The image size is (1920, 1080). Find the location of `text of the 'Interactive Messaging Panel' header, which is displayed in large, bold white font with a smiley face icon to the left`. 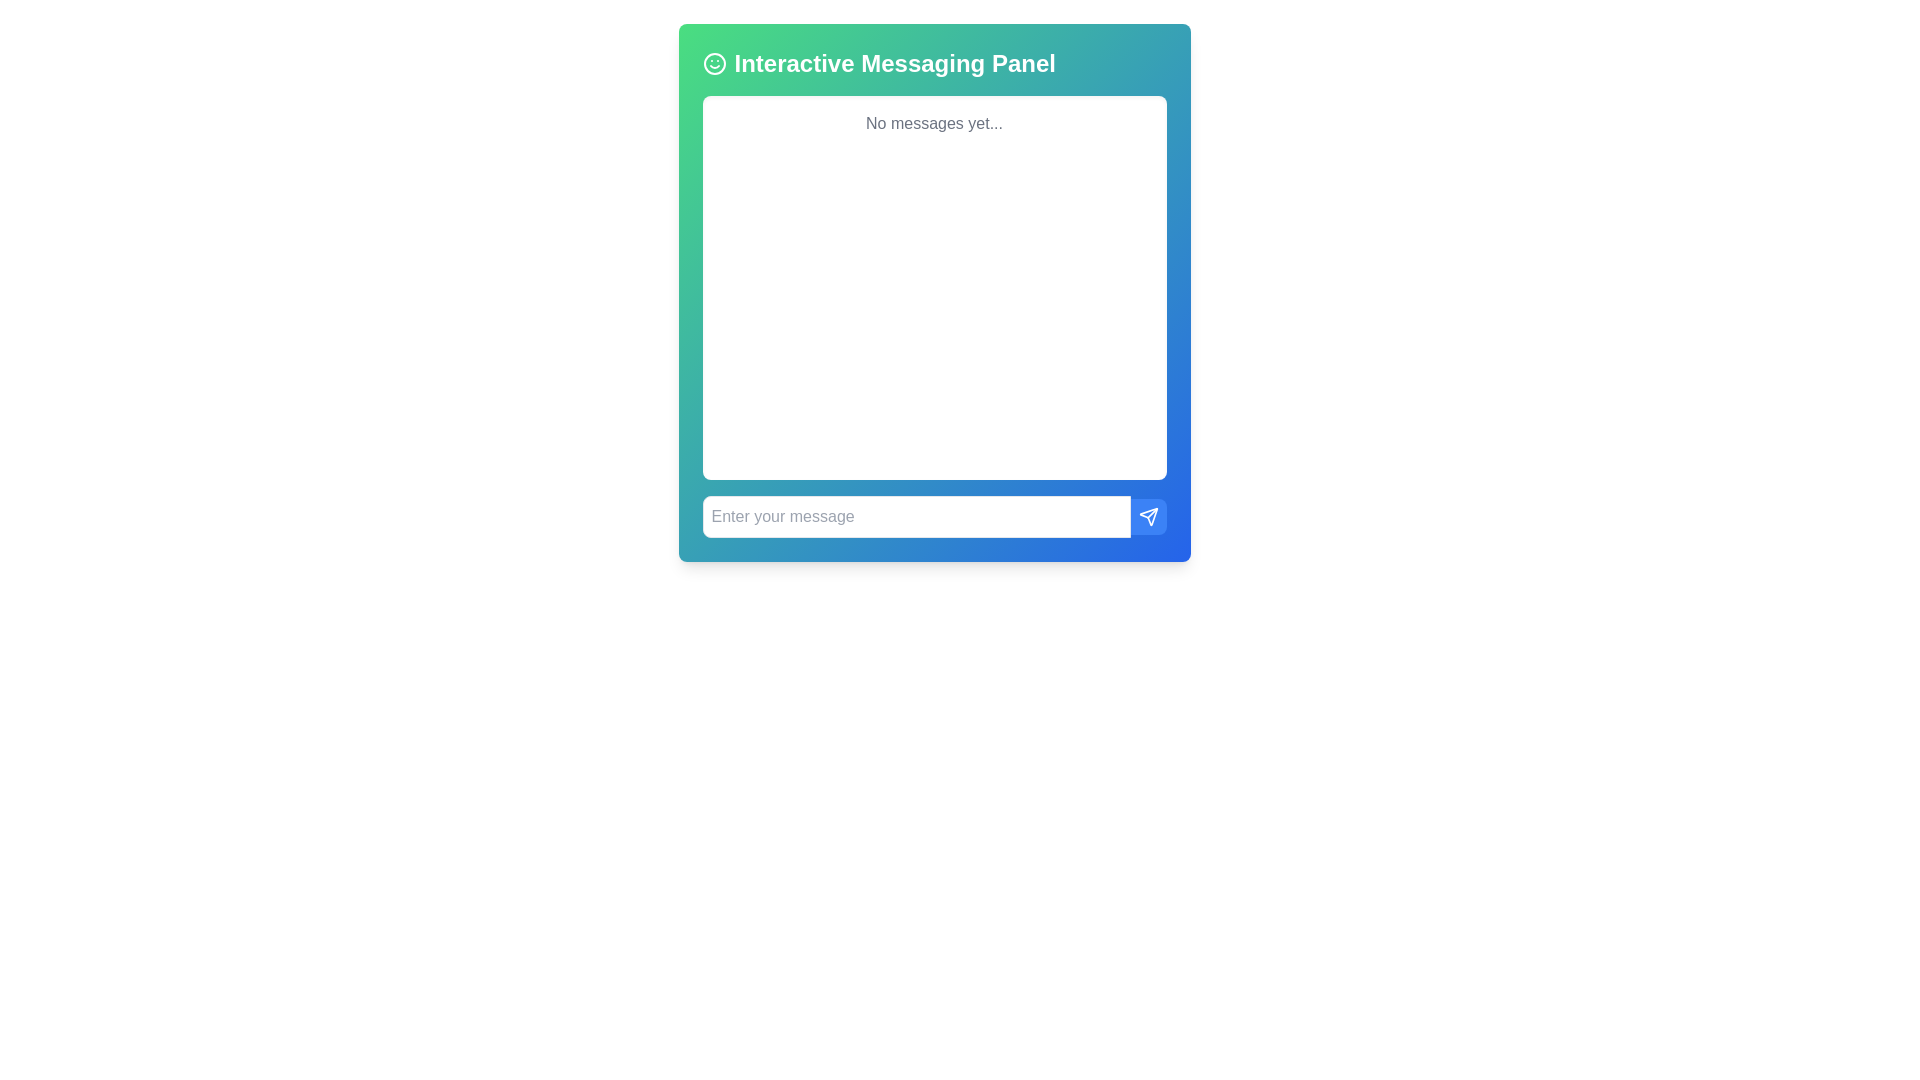

text of the 'Interactive Messaging Panel' header, which is displayed in large, bold white font with a smiley face icon to the left is located at coordinates (933, 63).